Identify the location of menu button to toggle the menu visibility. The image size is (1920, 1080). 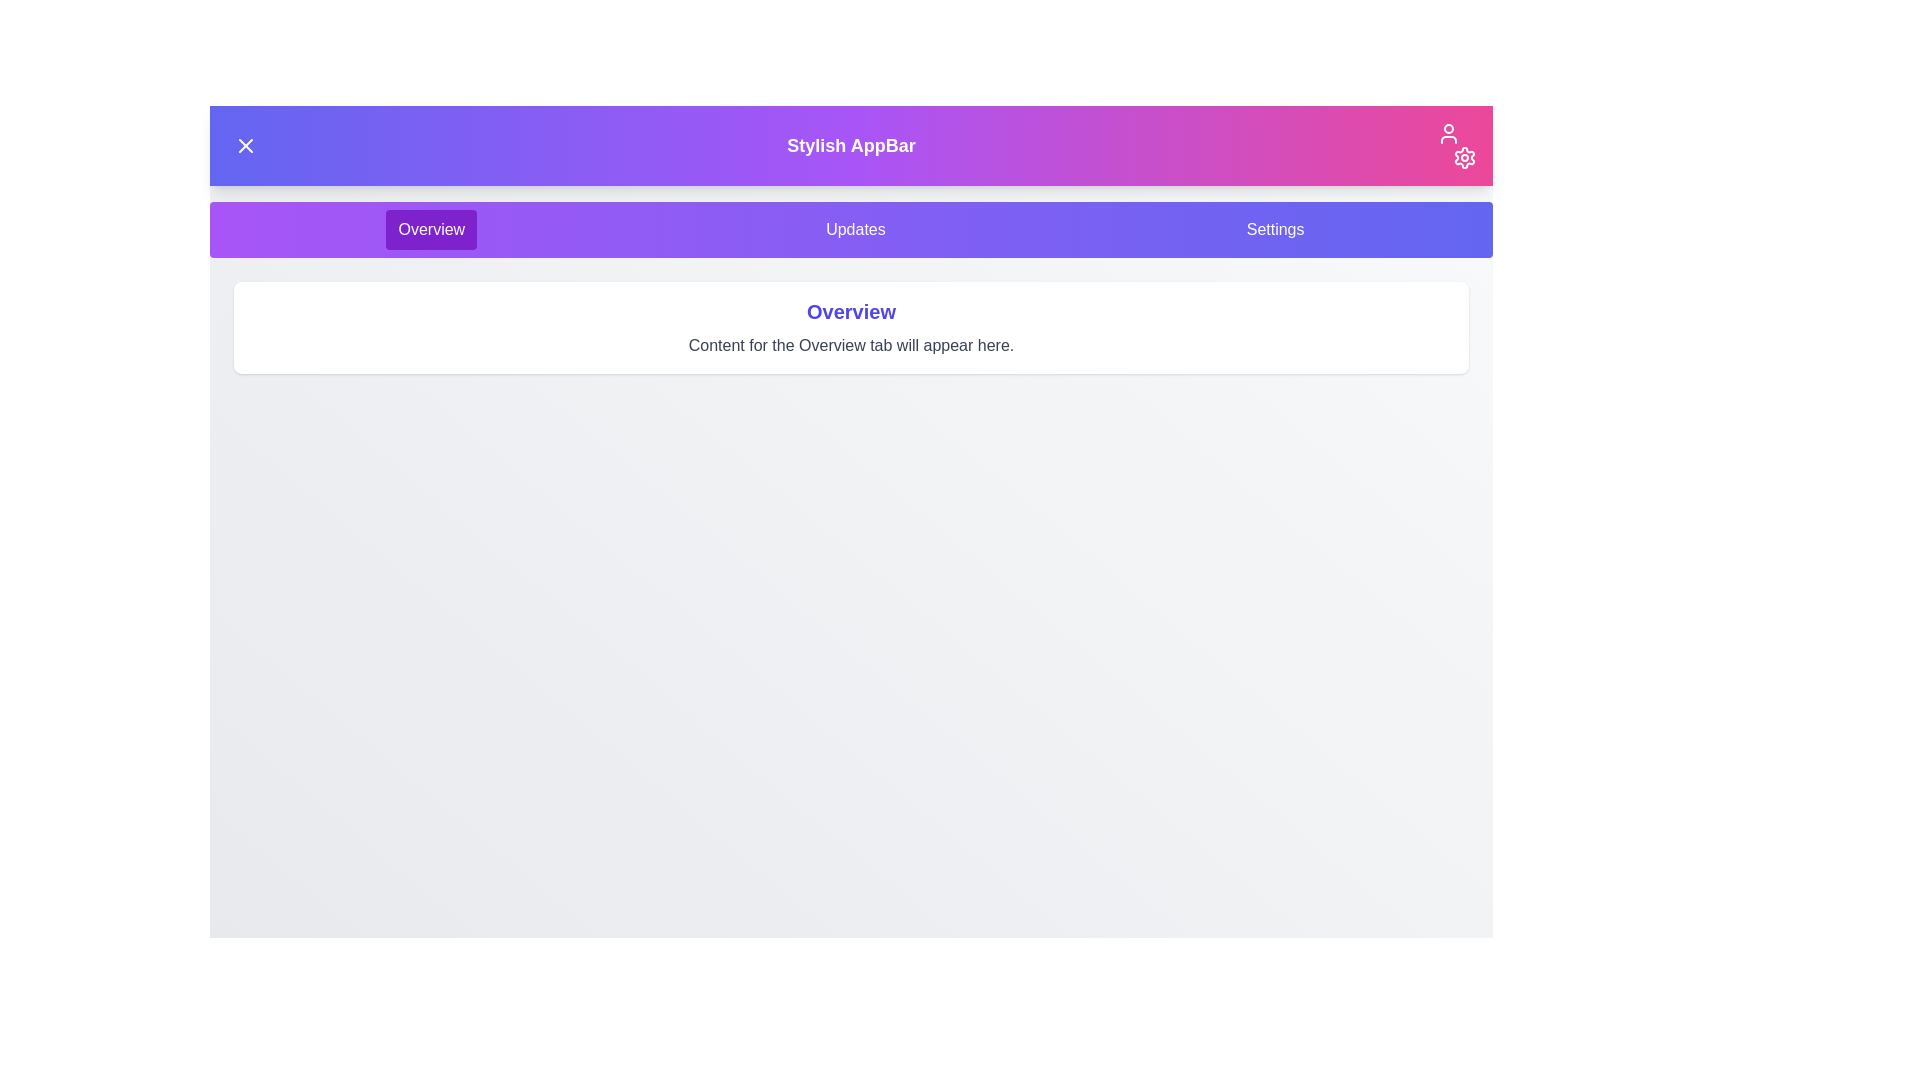
(244, 145).